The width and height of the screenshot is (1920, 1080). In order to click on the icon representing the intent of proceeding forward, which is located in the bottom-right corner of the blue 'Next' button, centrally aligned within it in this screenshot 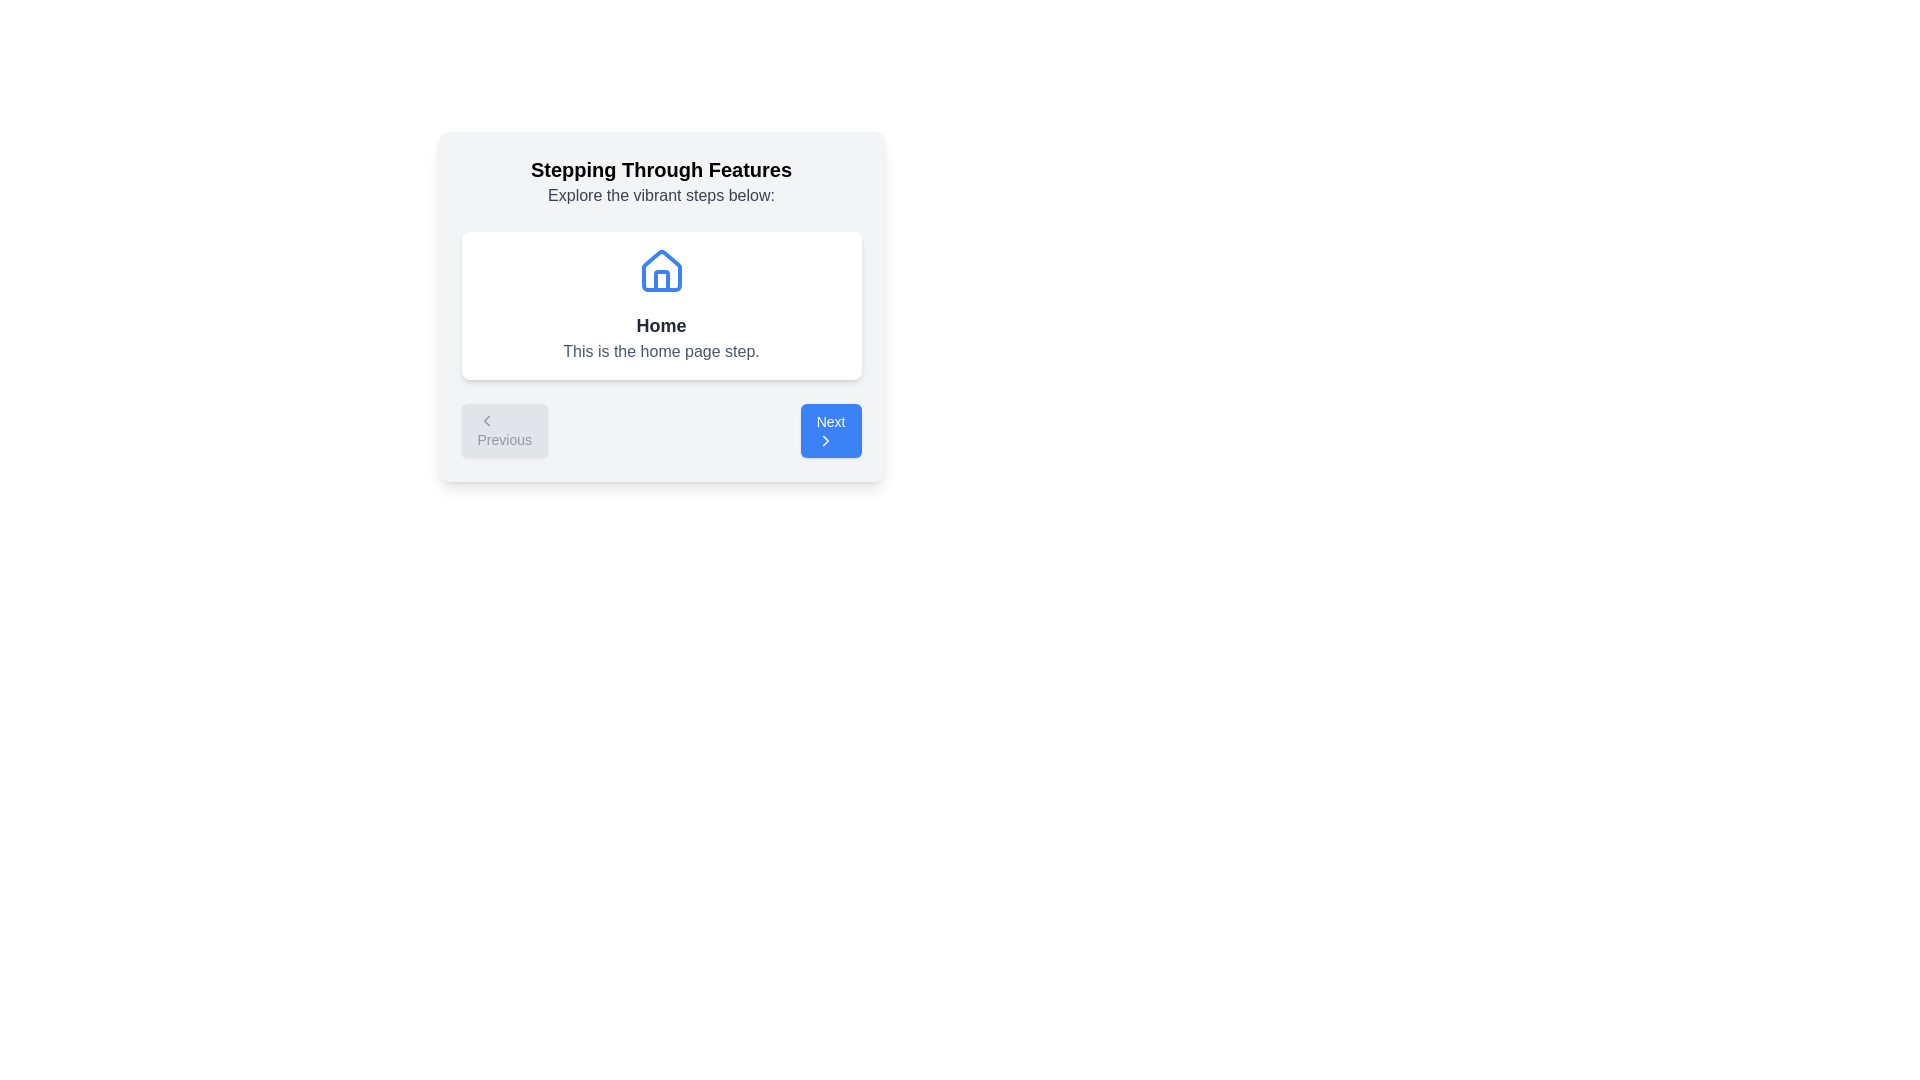, I will do `click(825, 439)`.